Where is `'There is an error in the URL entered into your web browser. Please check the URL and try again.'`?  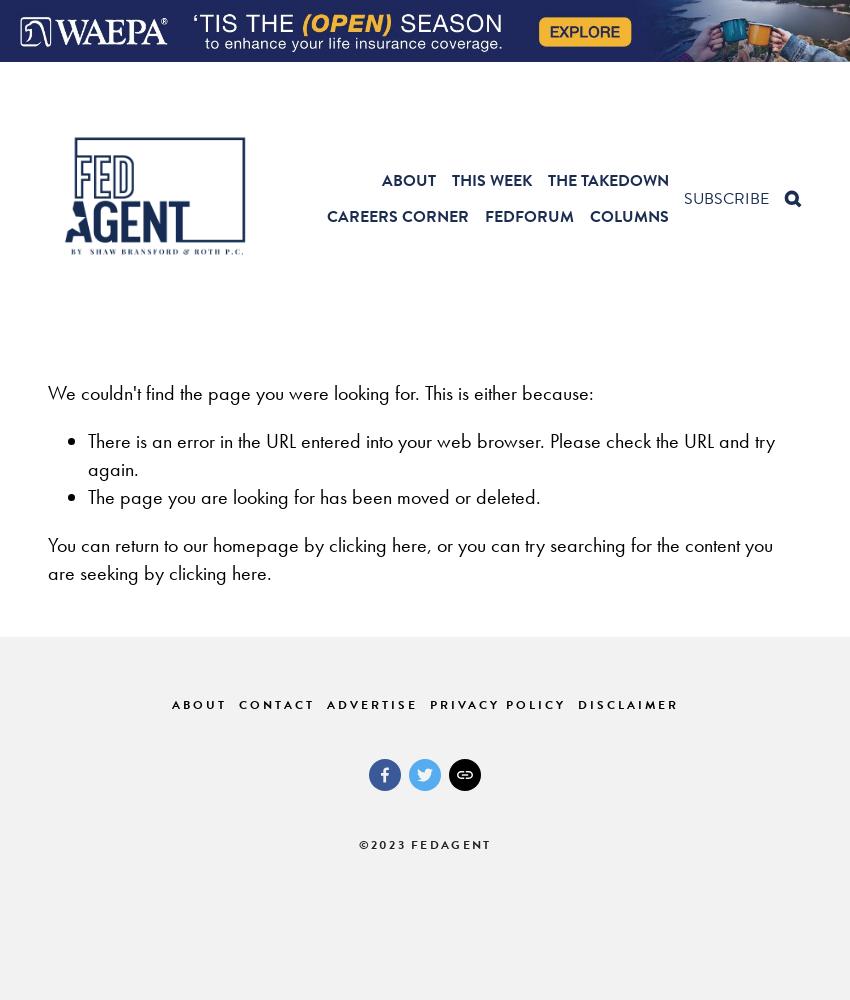
'There is an error in the URL entered into your web browser. Please check the URL and try again.' is located at coordinates (430, 454).